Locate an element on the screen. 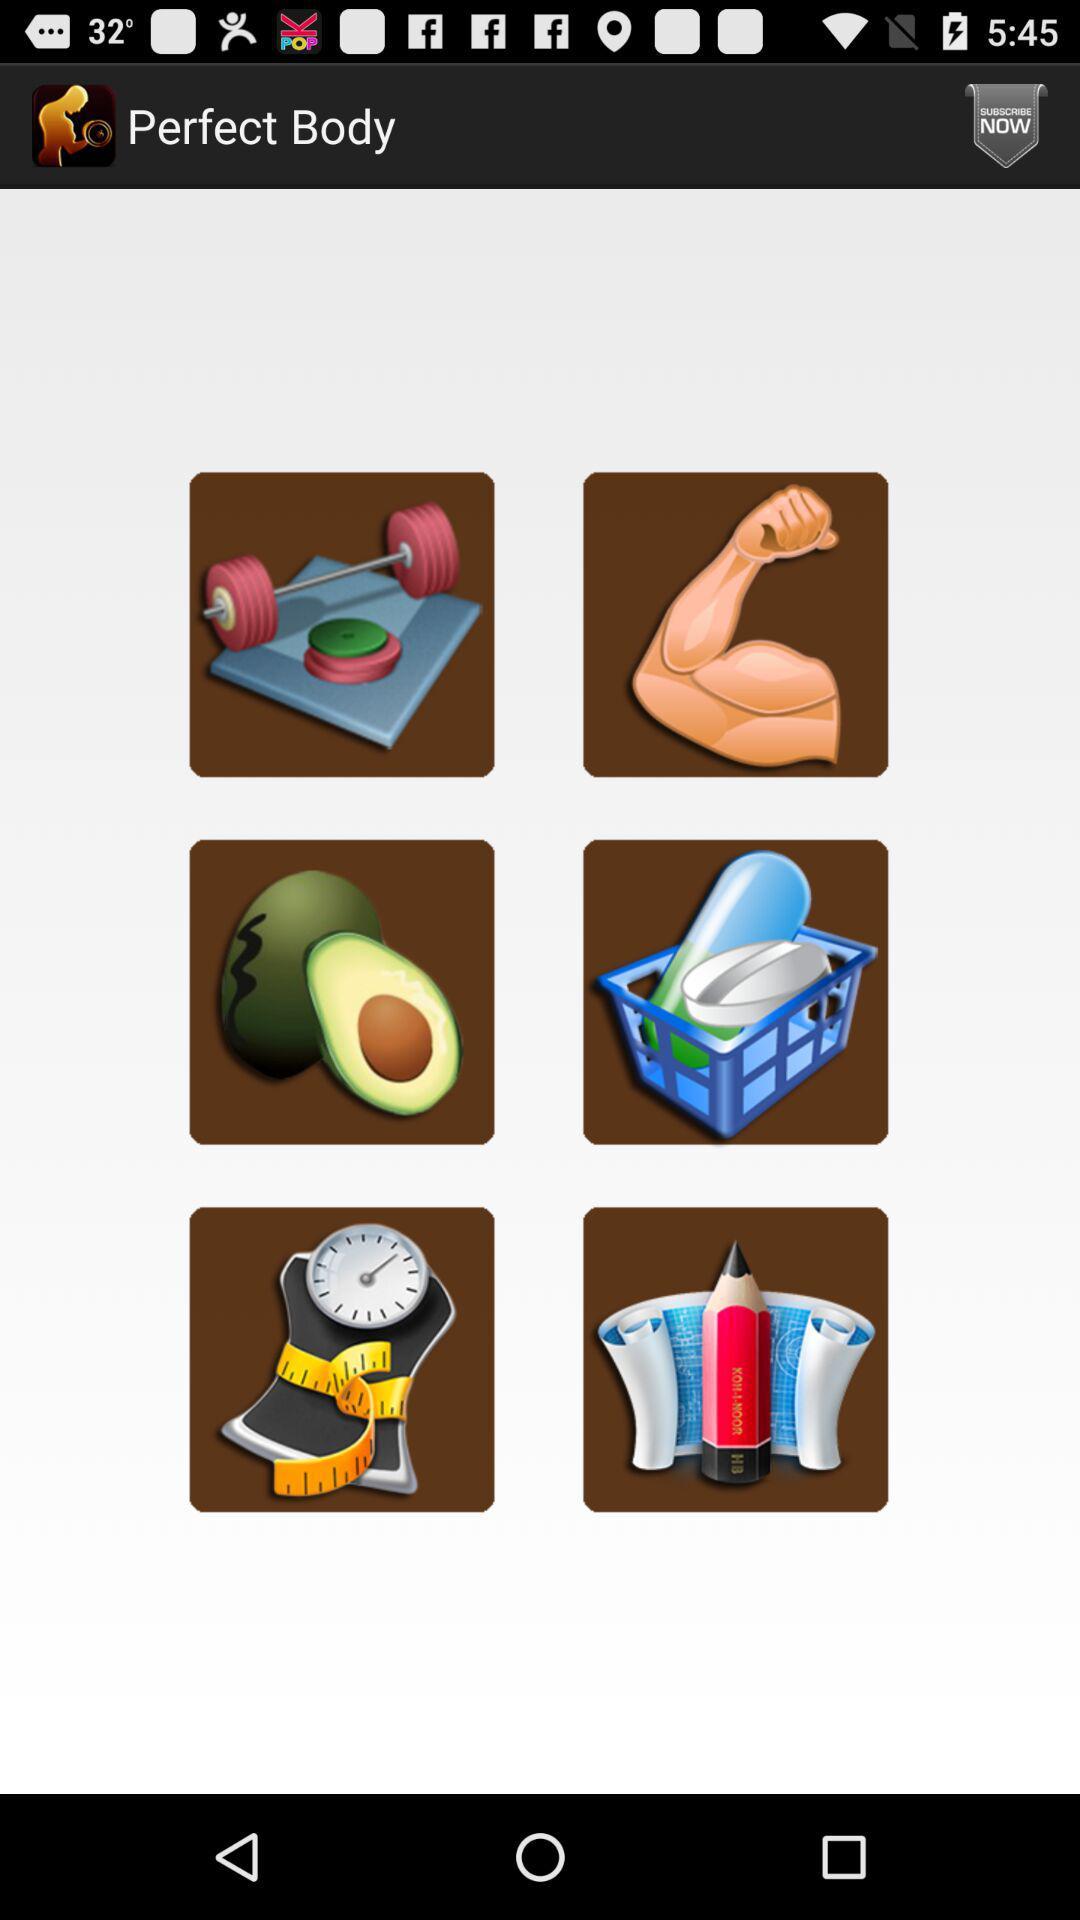 The height and width of the screenshot is (1920, 1080). the icon to the right of perfect body icon is located at coordinates (1006, 124).